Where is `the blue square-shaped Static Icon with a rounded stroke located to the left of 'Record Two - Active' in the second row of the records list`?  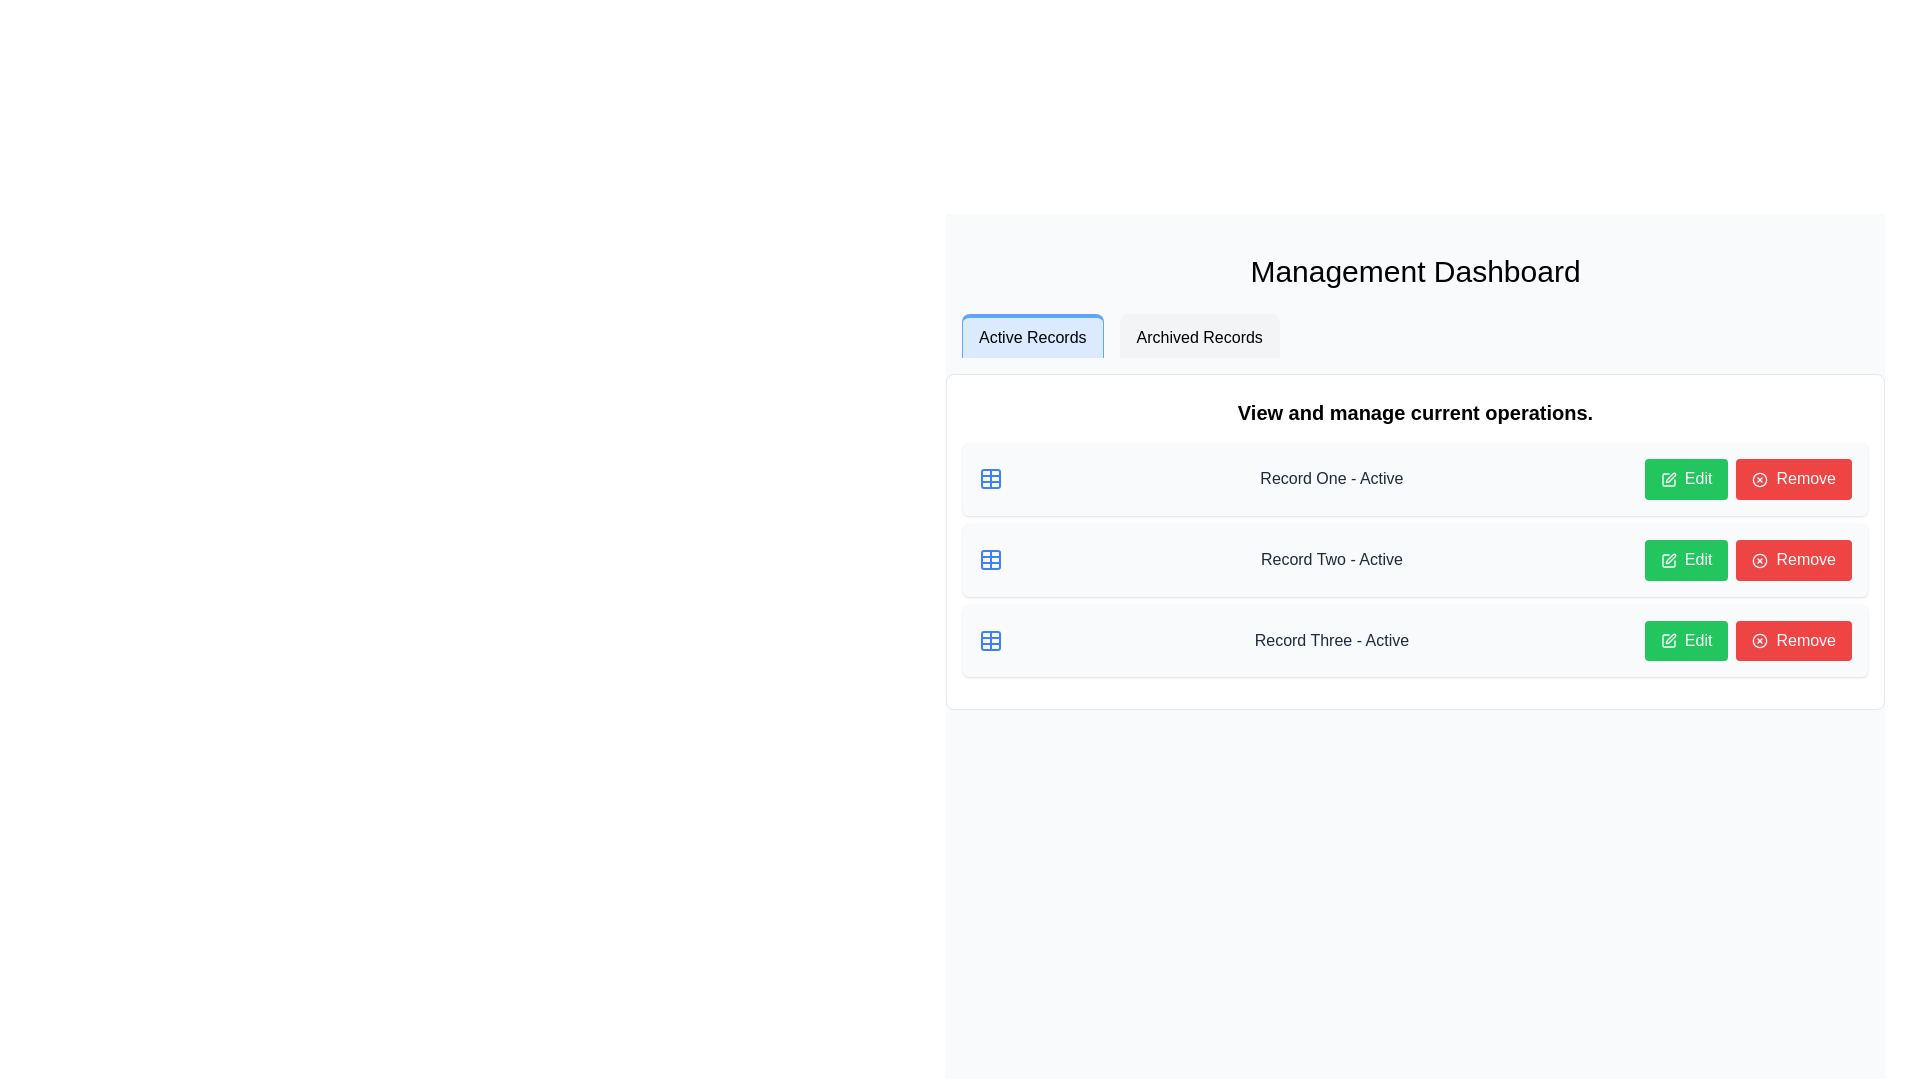
the blue square-shaped Static Icon with a rounded stroke located to the left of 'Record Two - Active' in the second row of the records list is located at coordinates (990, 559).